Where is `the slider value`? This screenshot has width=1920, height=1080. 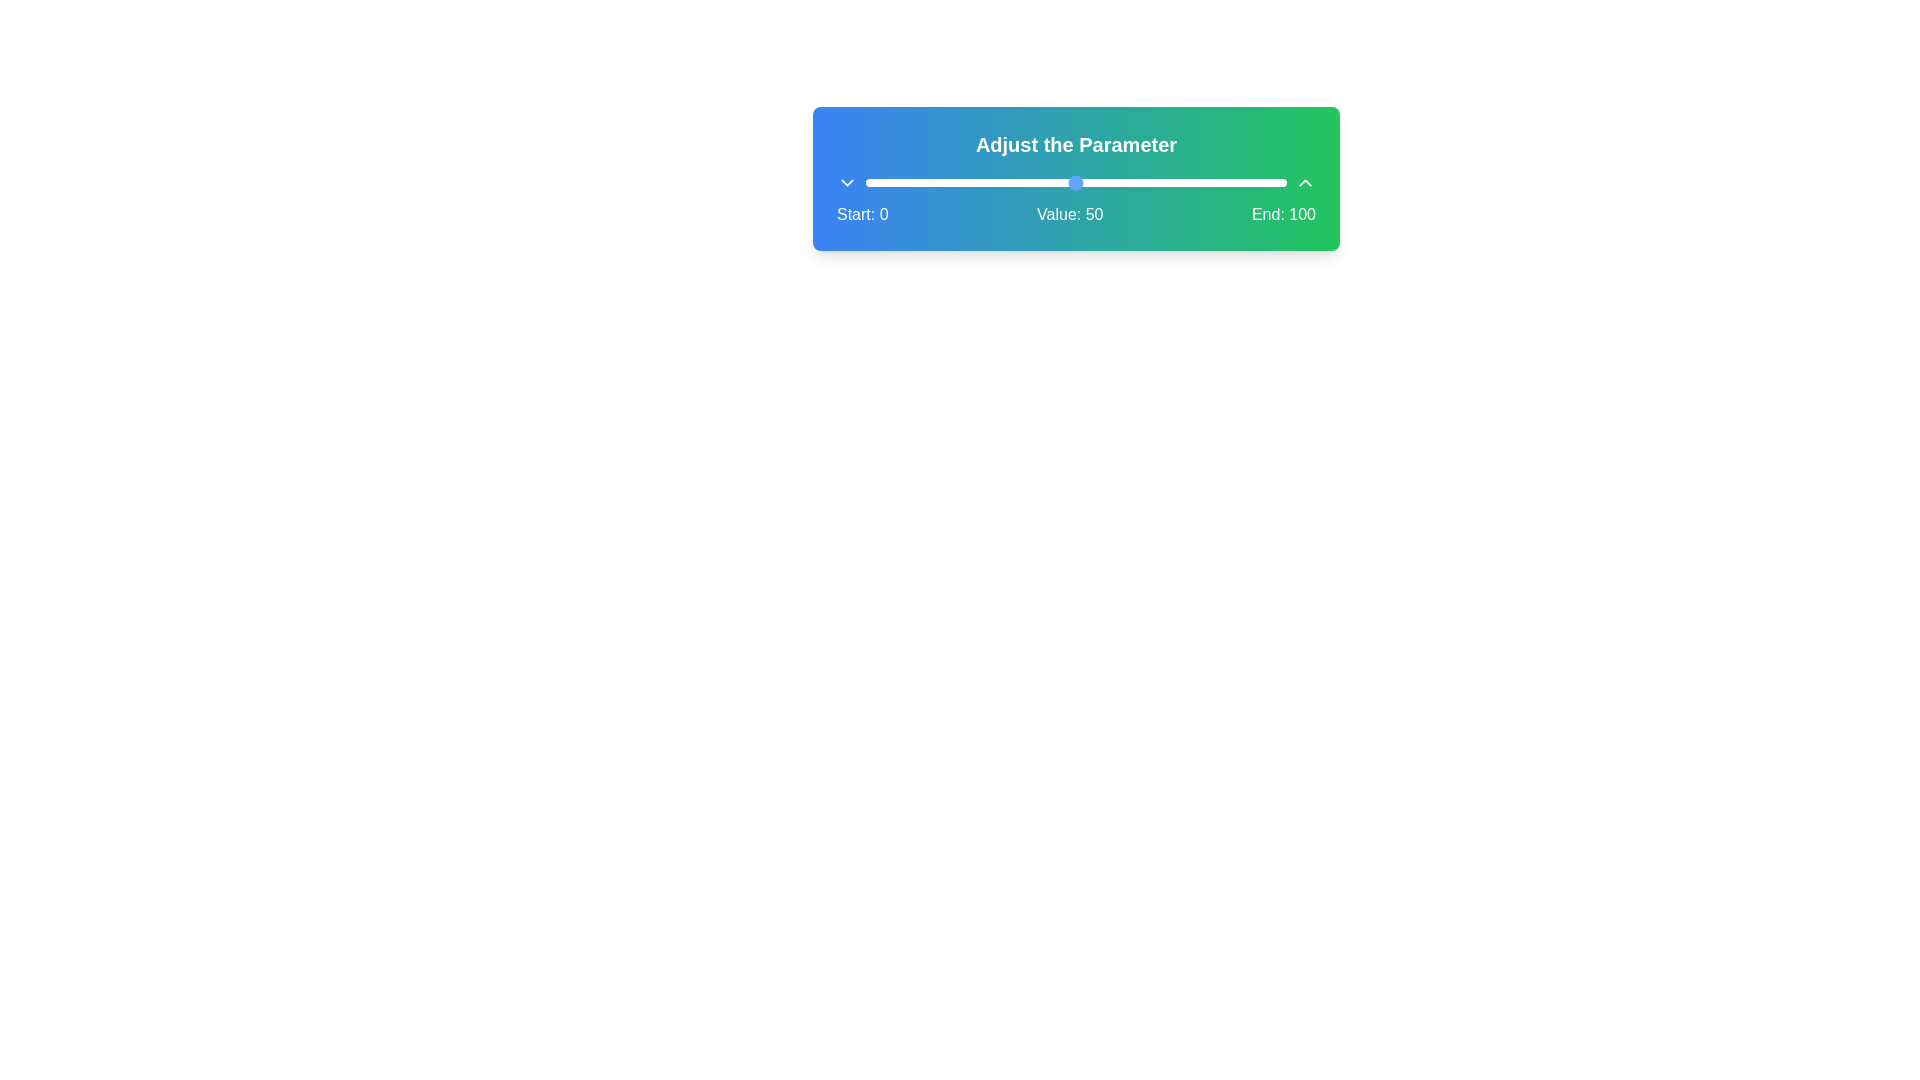 the slider value is located at coordinates (992, 182).